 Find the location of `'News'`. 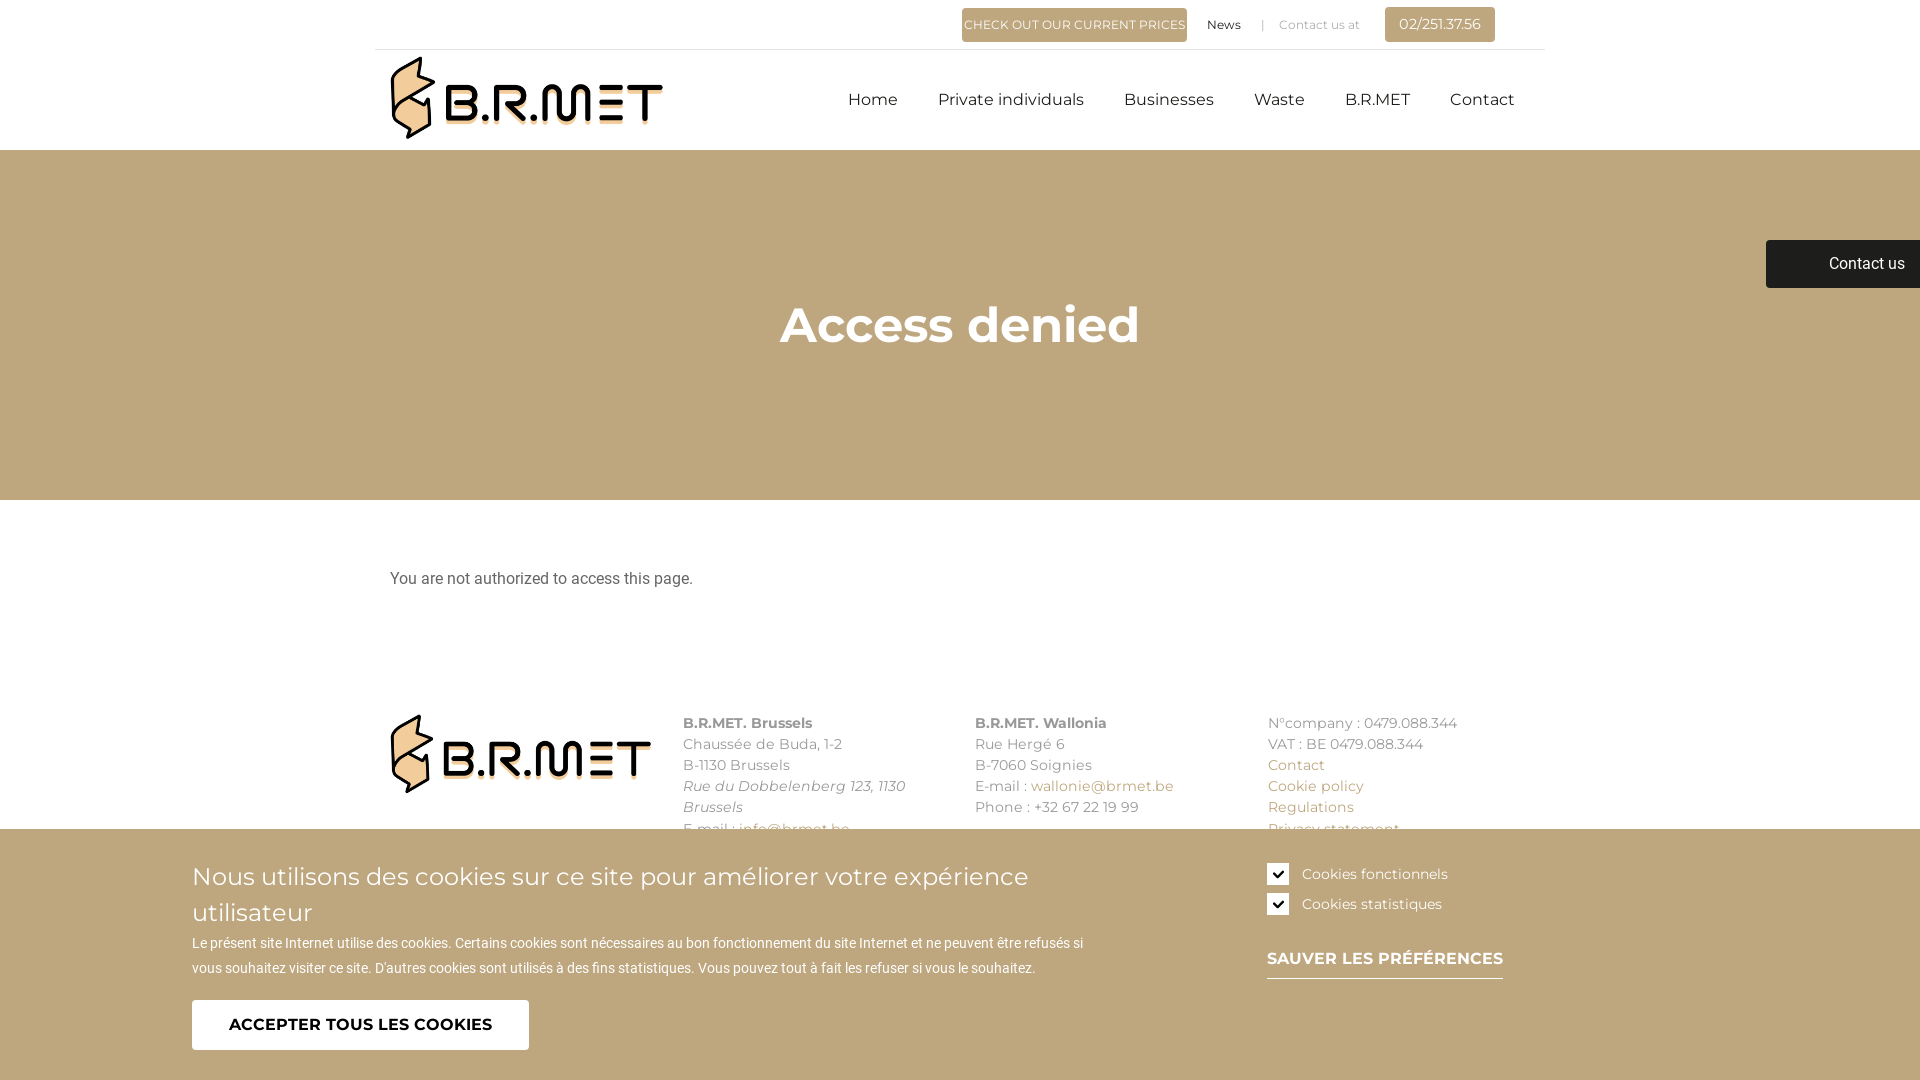

'News' is located at coordinates (1223, 24).